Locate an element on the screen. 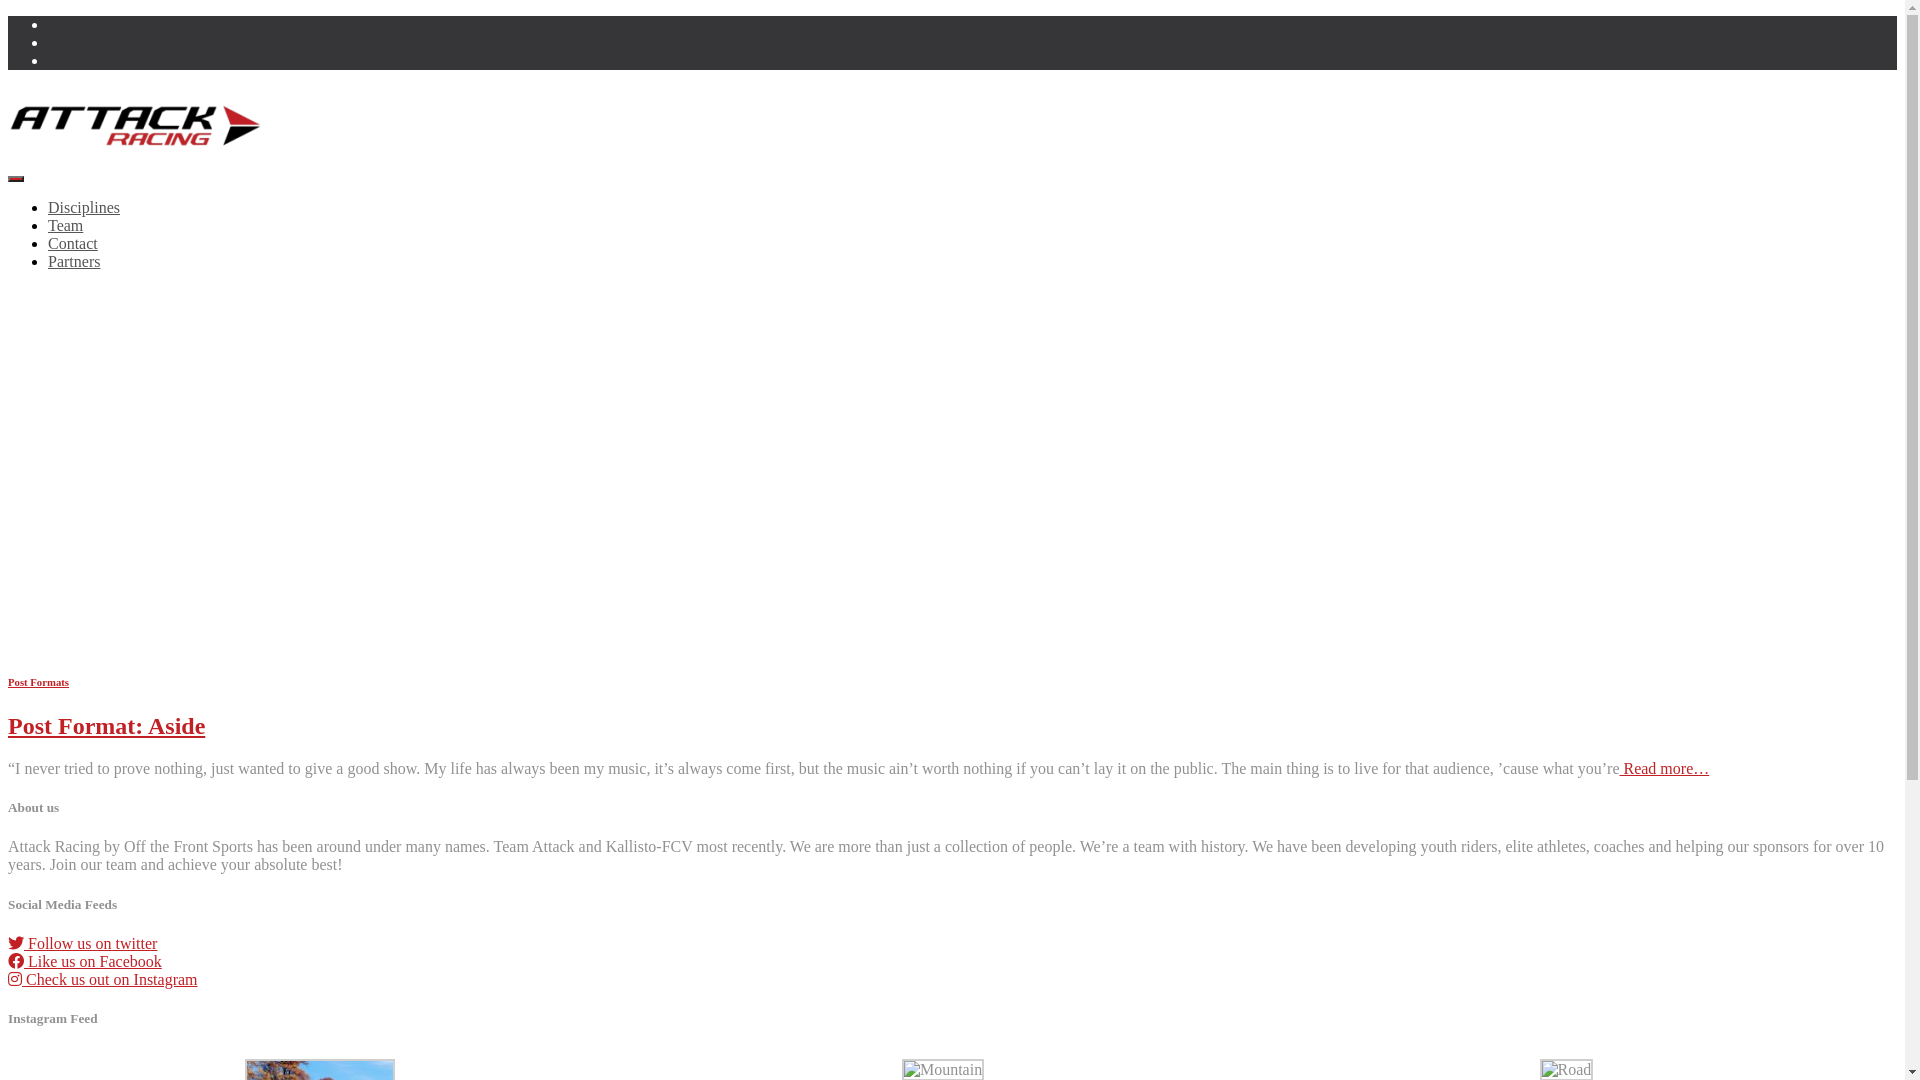 The height and width of the screenshot is (1080, 1920). 'Partners' is located at coordinates (73, 260).